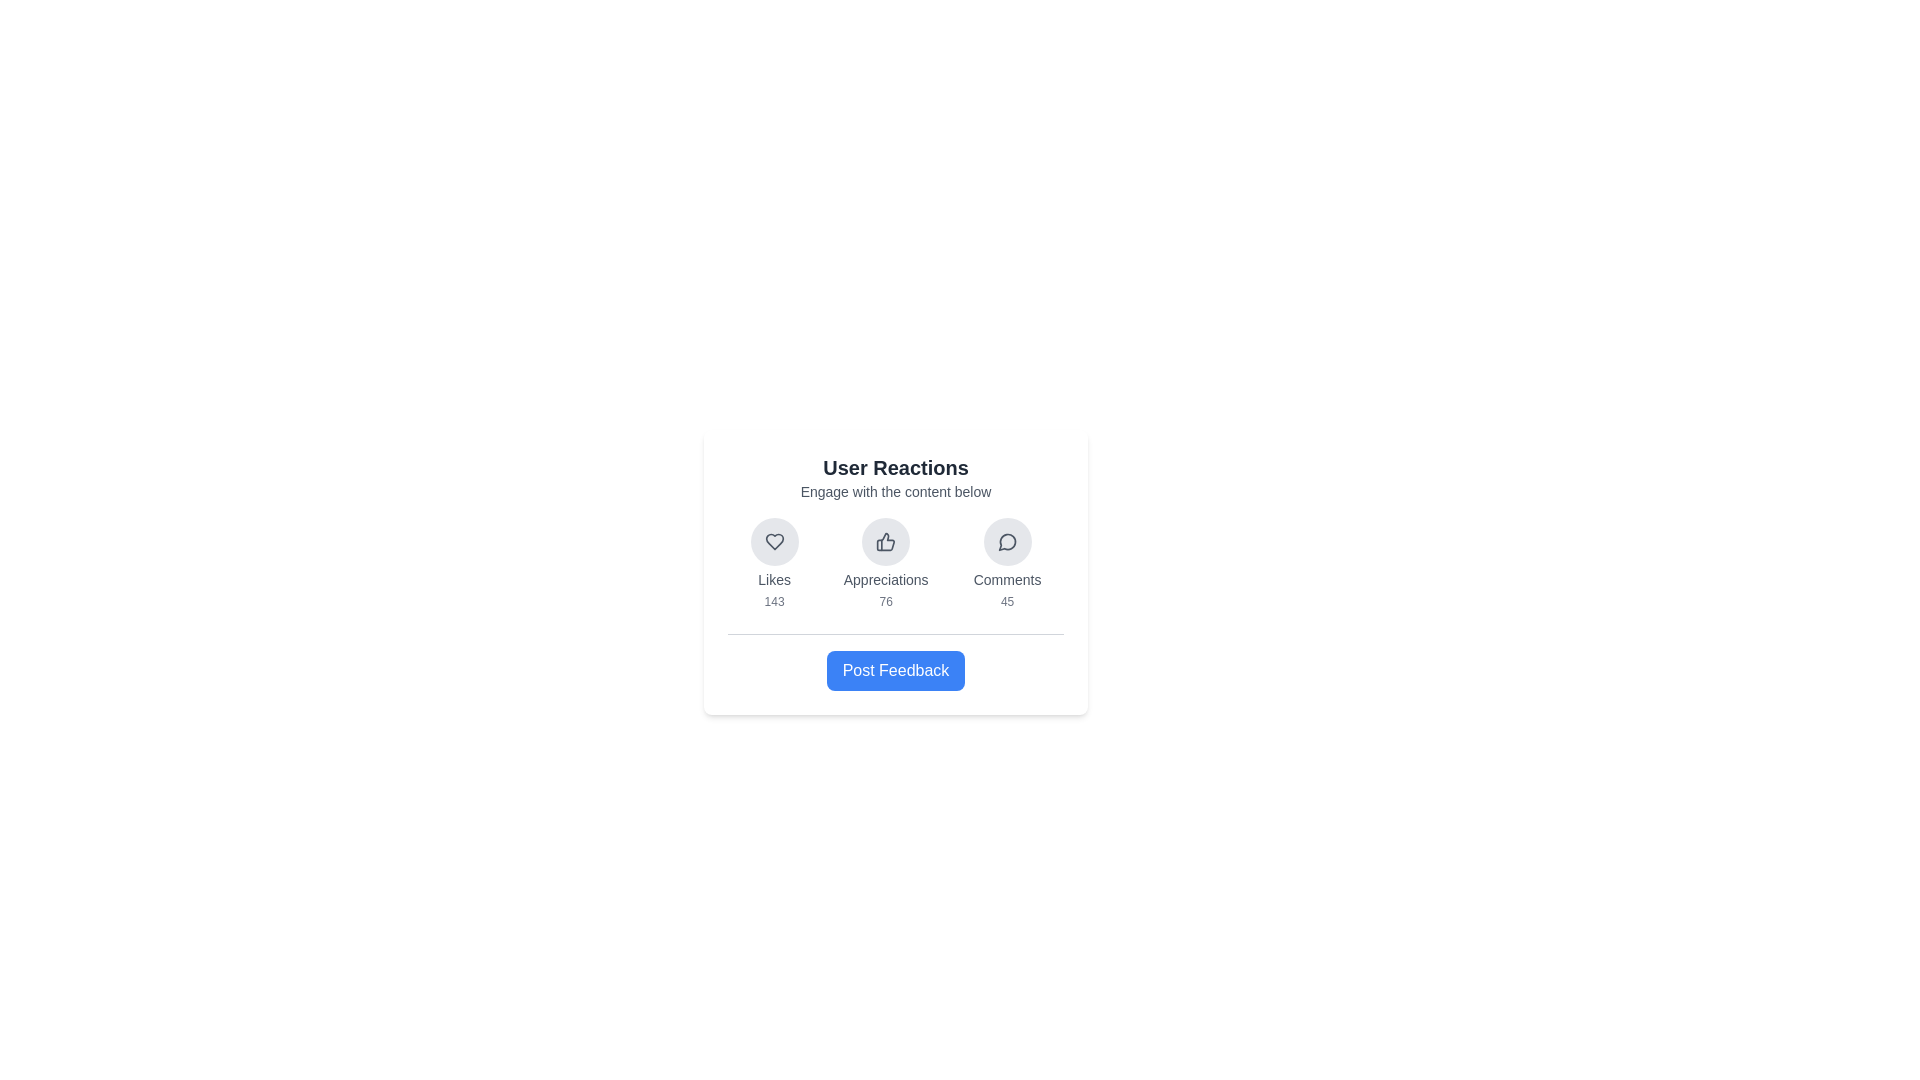 This screenshot has height=1080, width=1920. I want to click on the 'Comments' text label, which displays the text in gray and is positioned at the bottom of a vertical stack of elements, part of the 'Comments' interaction section, so click(1007, 579).